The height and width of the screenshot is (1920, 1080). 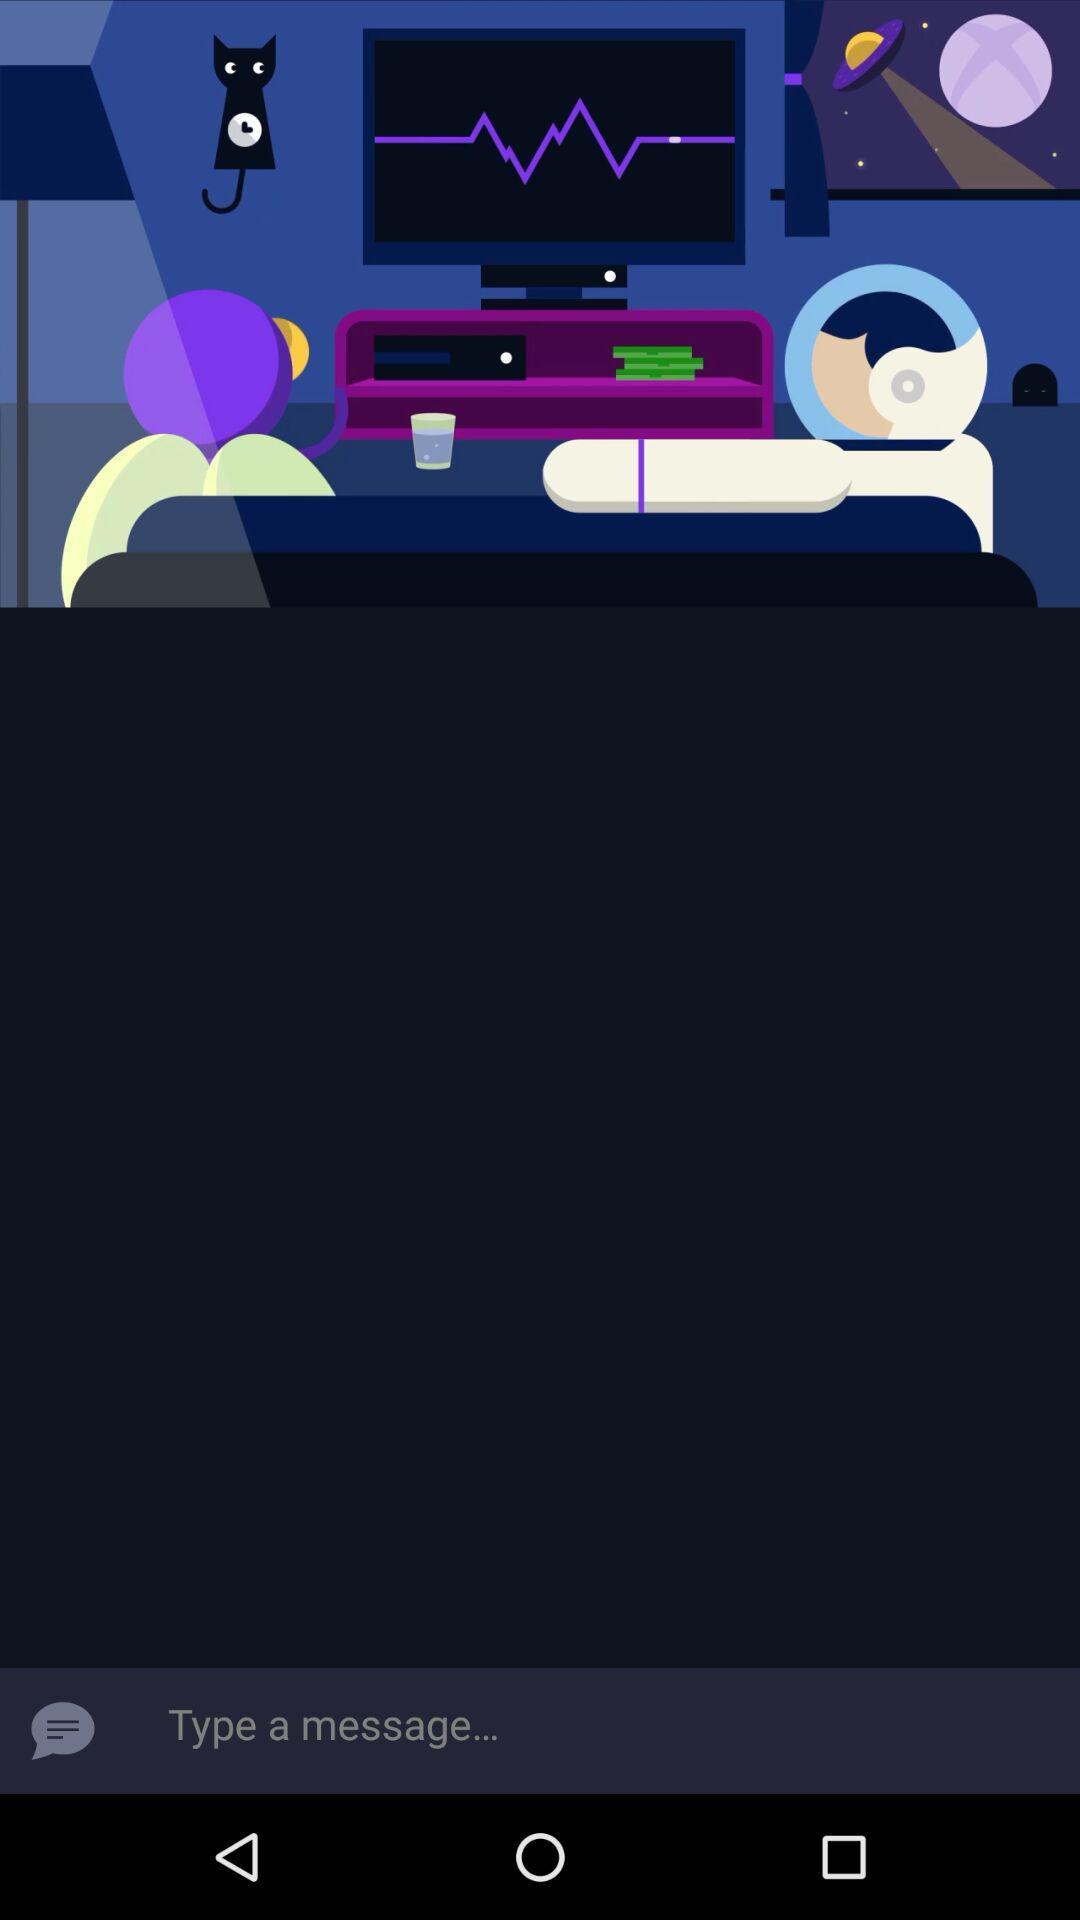 I want to click on type message, so click(x=601, y=1730).